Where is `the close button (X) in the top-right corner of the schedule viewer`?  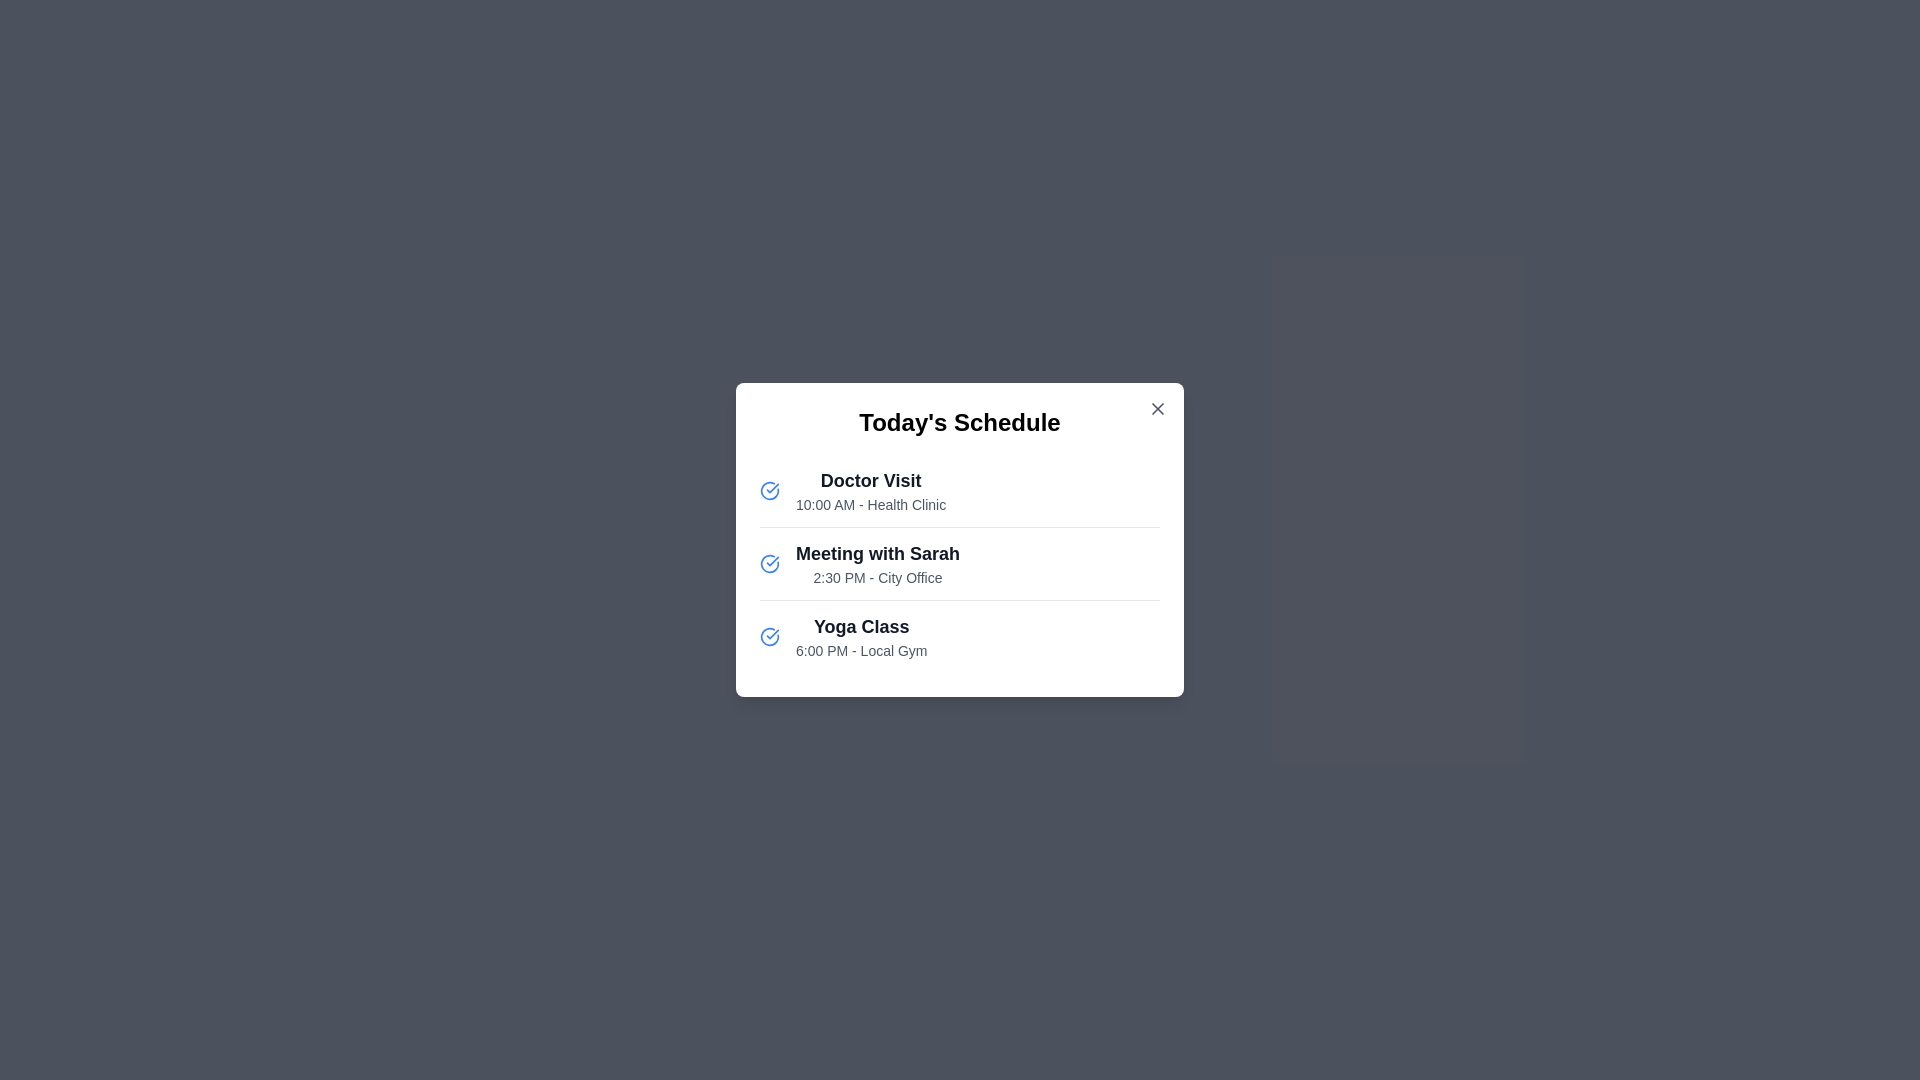
the close button (X) in the top-right corner of the schedule viewer is located at coordinates (1157, 407).